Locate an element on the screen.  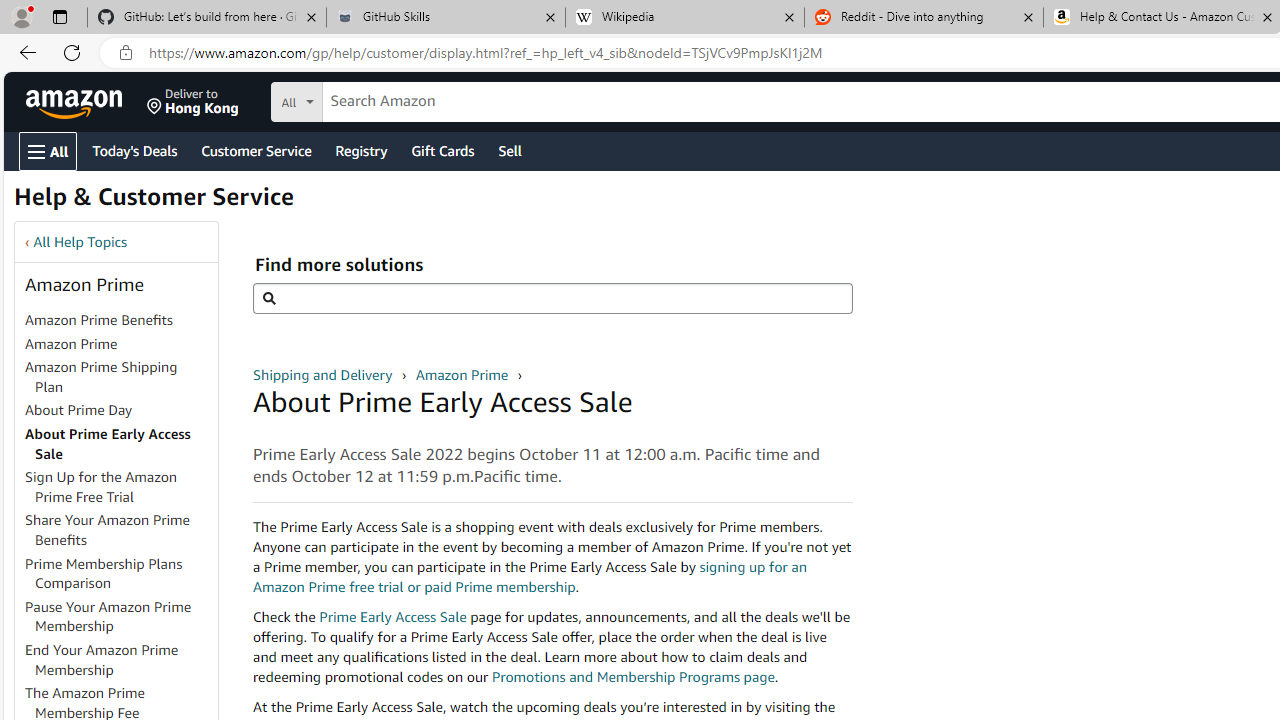
'Share Your Amazon Prime Benefits' is located at coordinates (119, 530).